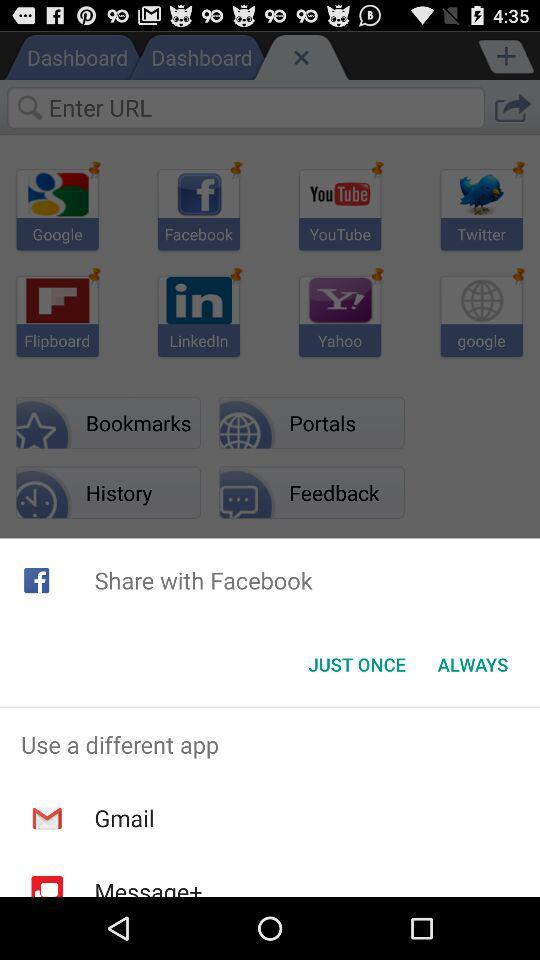  What do you see at coordinates (124, 818) in the screenshot?
I see `the icon below use a different item` at bounding box center [124, 818].